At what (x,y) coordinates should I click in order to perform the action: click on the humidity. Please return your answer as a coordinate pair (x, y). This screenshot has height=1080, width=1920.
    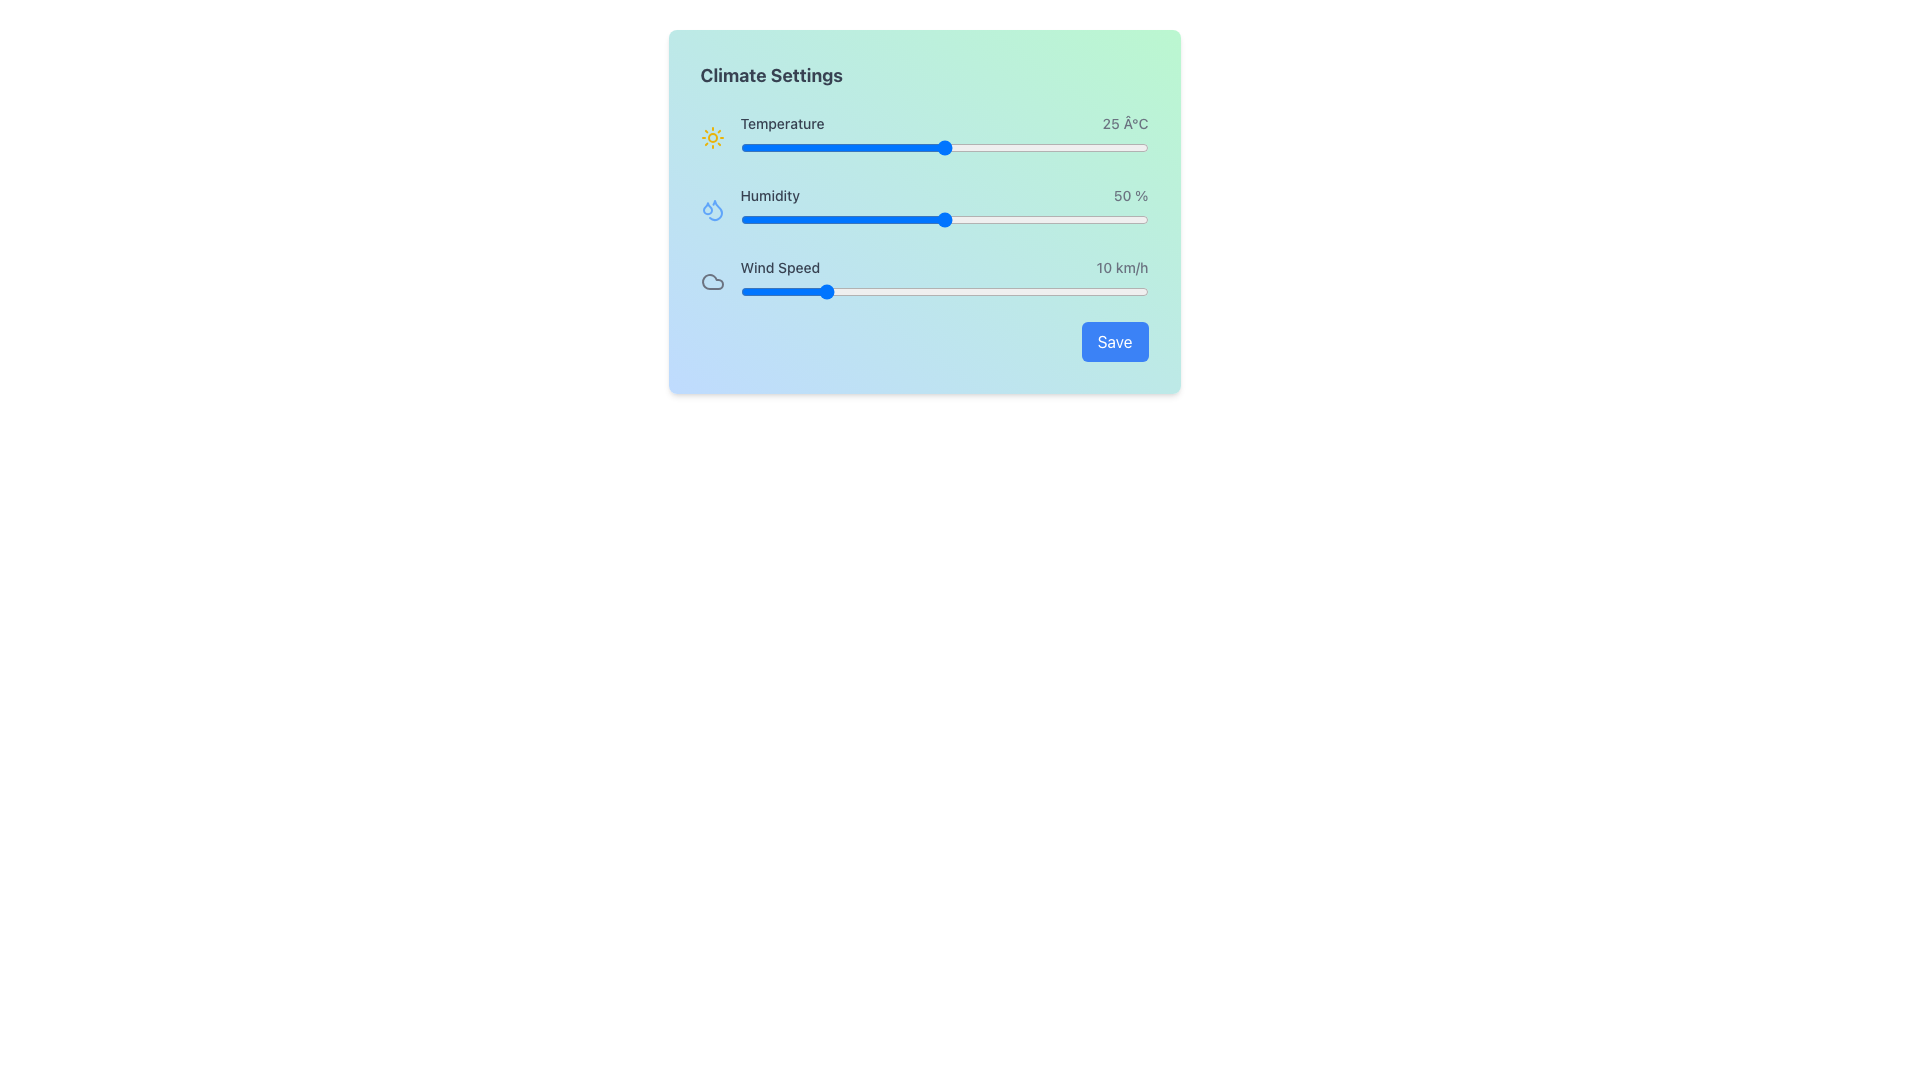
    Looking at the image, I should click on (886, 219).